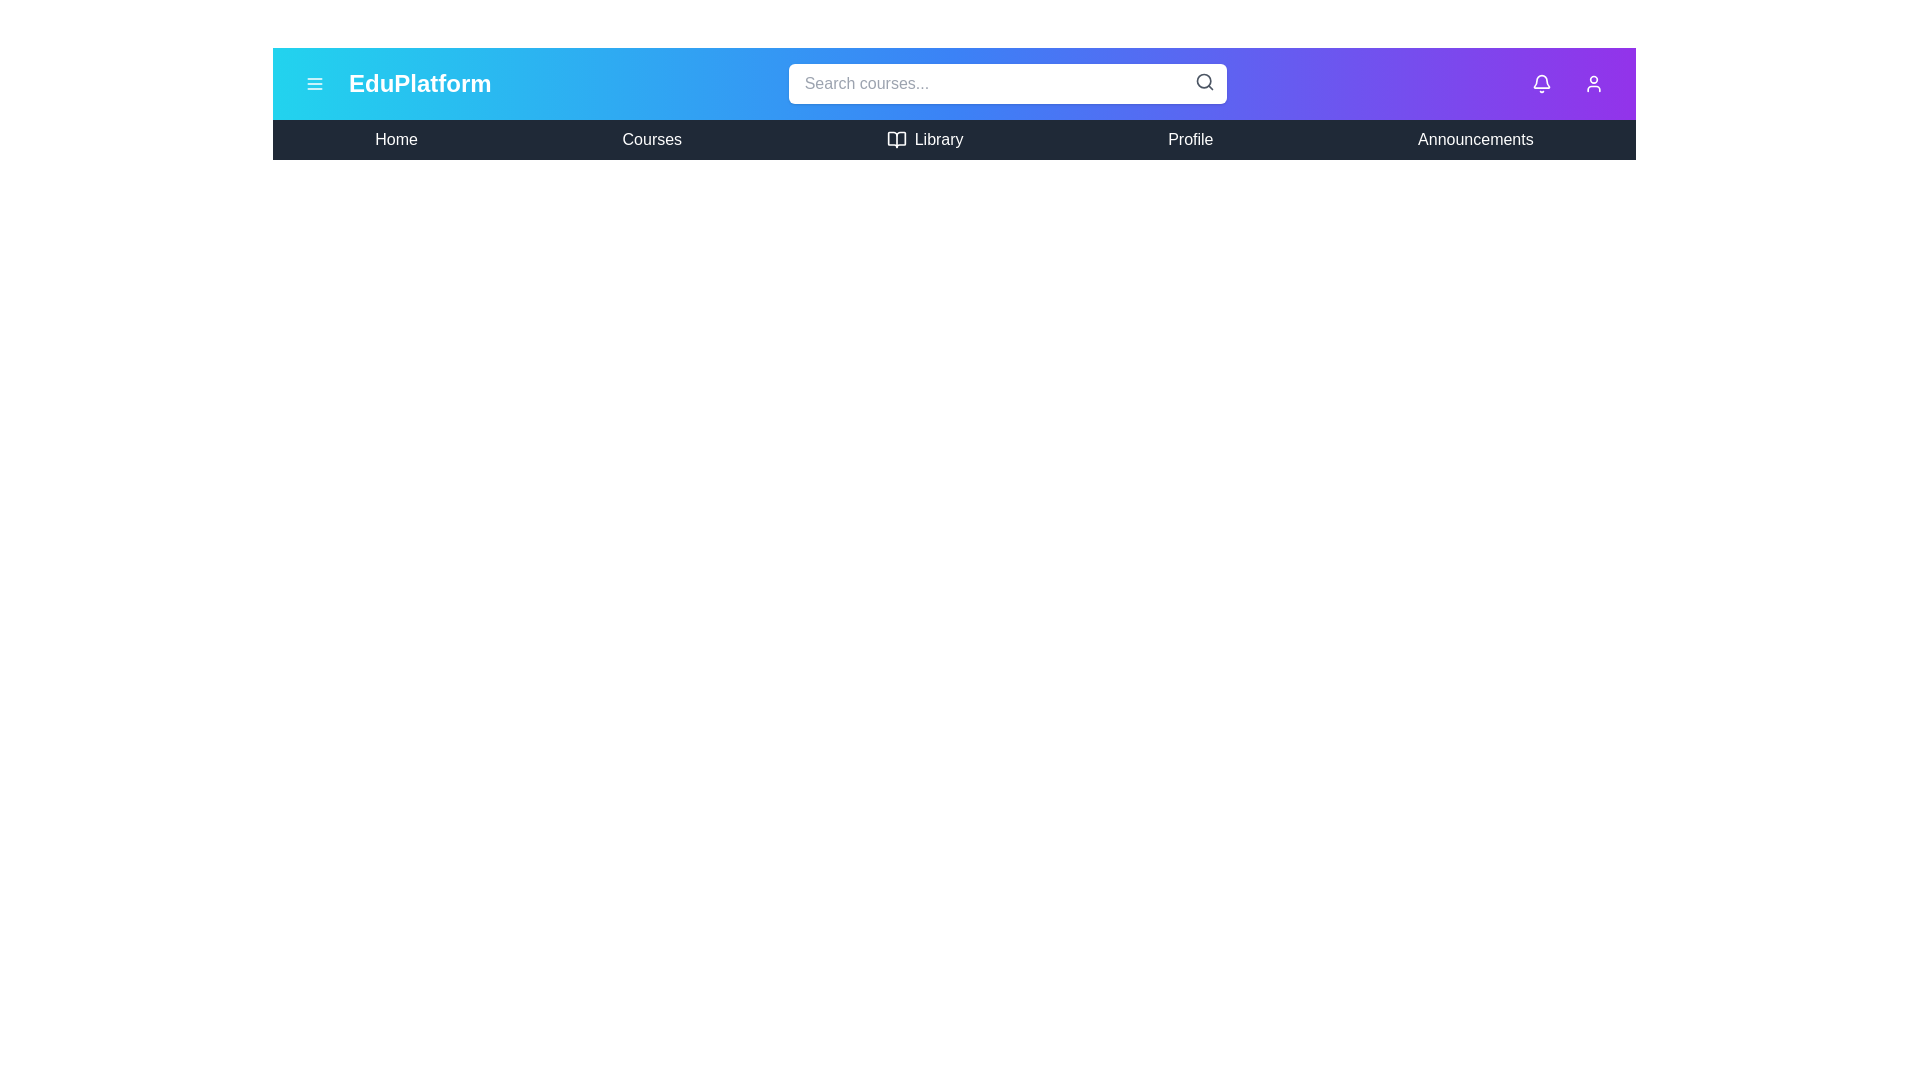 The height and width of the screenshot is (1080, 1920). What do you see at coordinates (924, 138) in the screenshot?
I see `the menu item Library to navigate to the corresponding section` at bounding box center [924, 138].